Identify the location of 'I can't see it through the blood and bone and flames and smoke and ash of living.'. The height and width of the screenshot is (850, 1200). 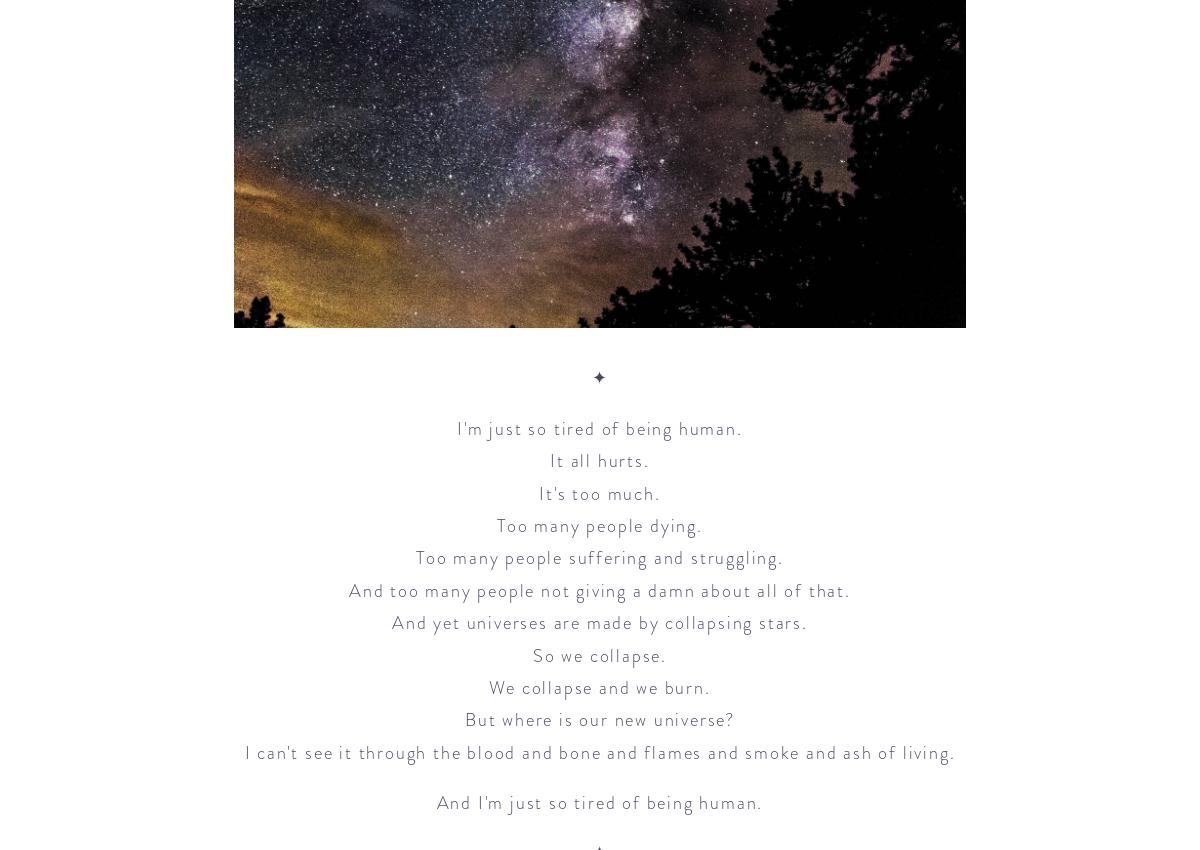
(598, 751).